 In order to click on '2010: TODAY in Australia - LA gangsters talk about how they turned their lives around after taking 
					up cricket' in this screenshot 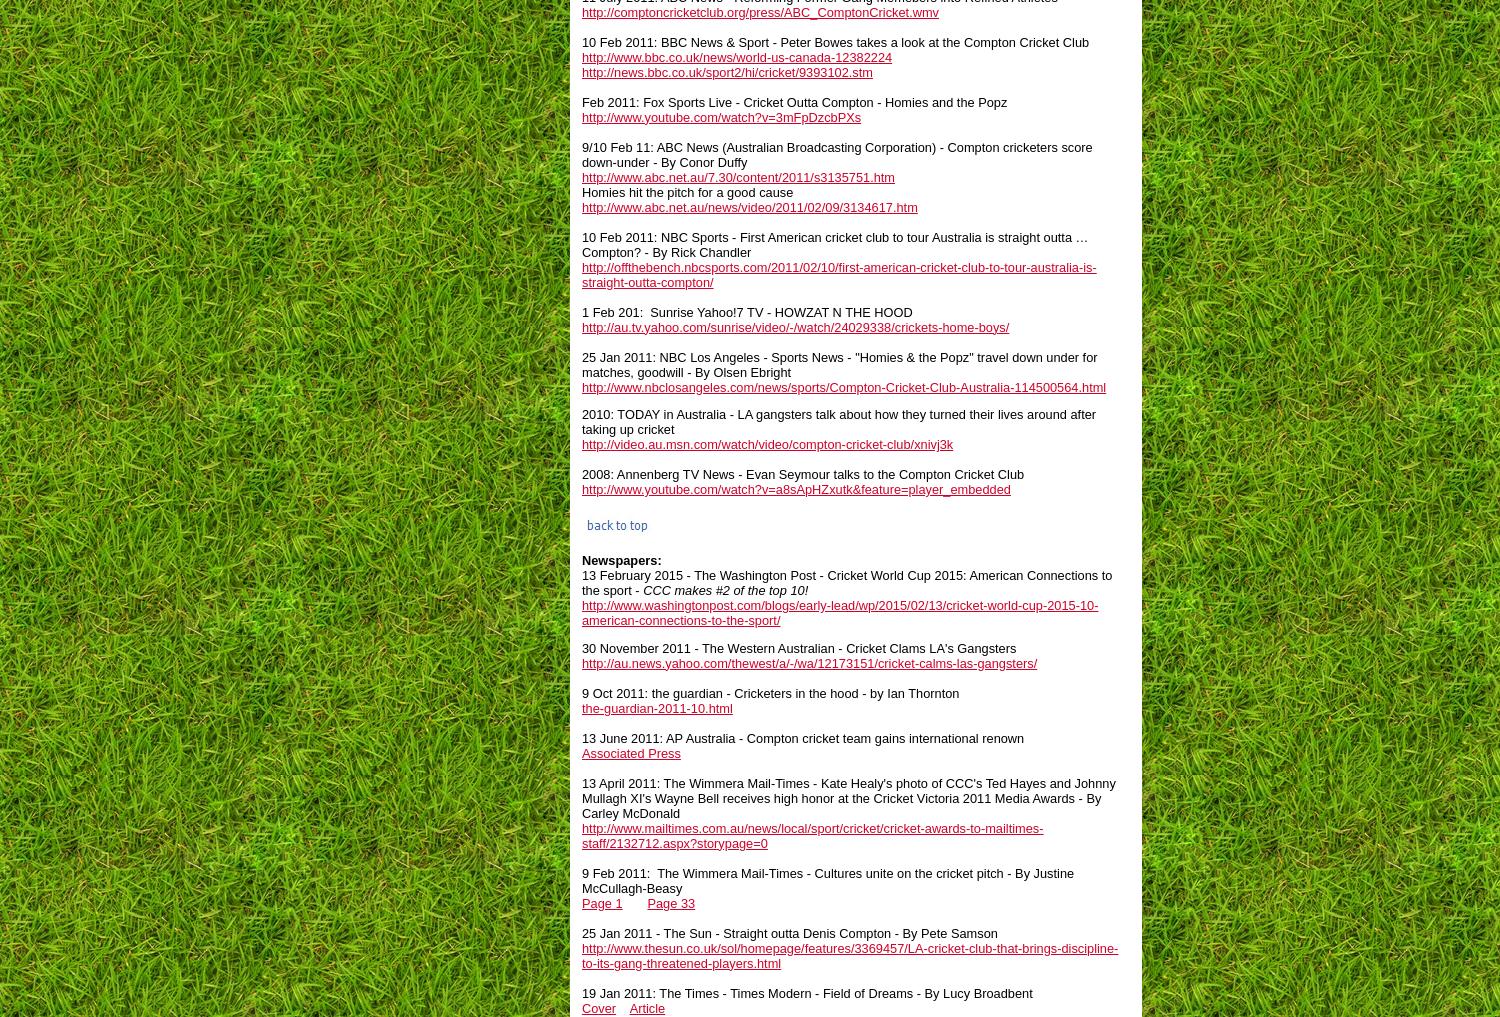, I will do `click(837, 421)`.